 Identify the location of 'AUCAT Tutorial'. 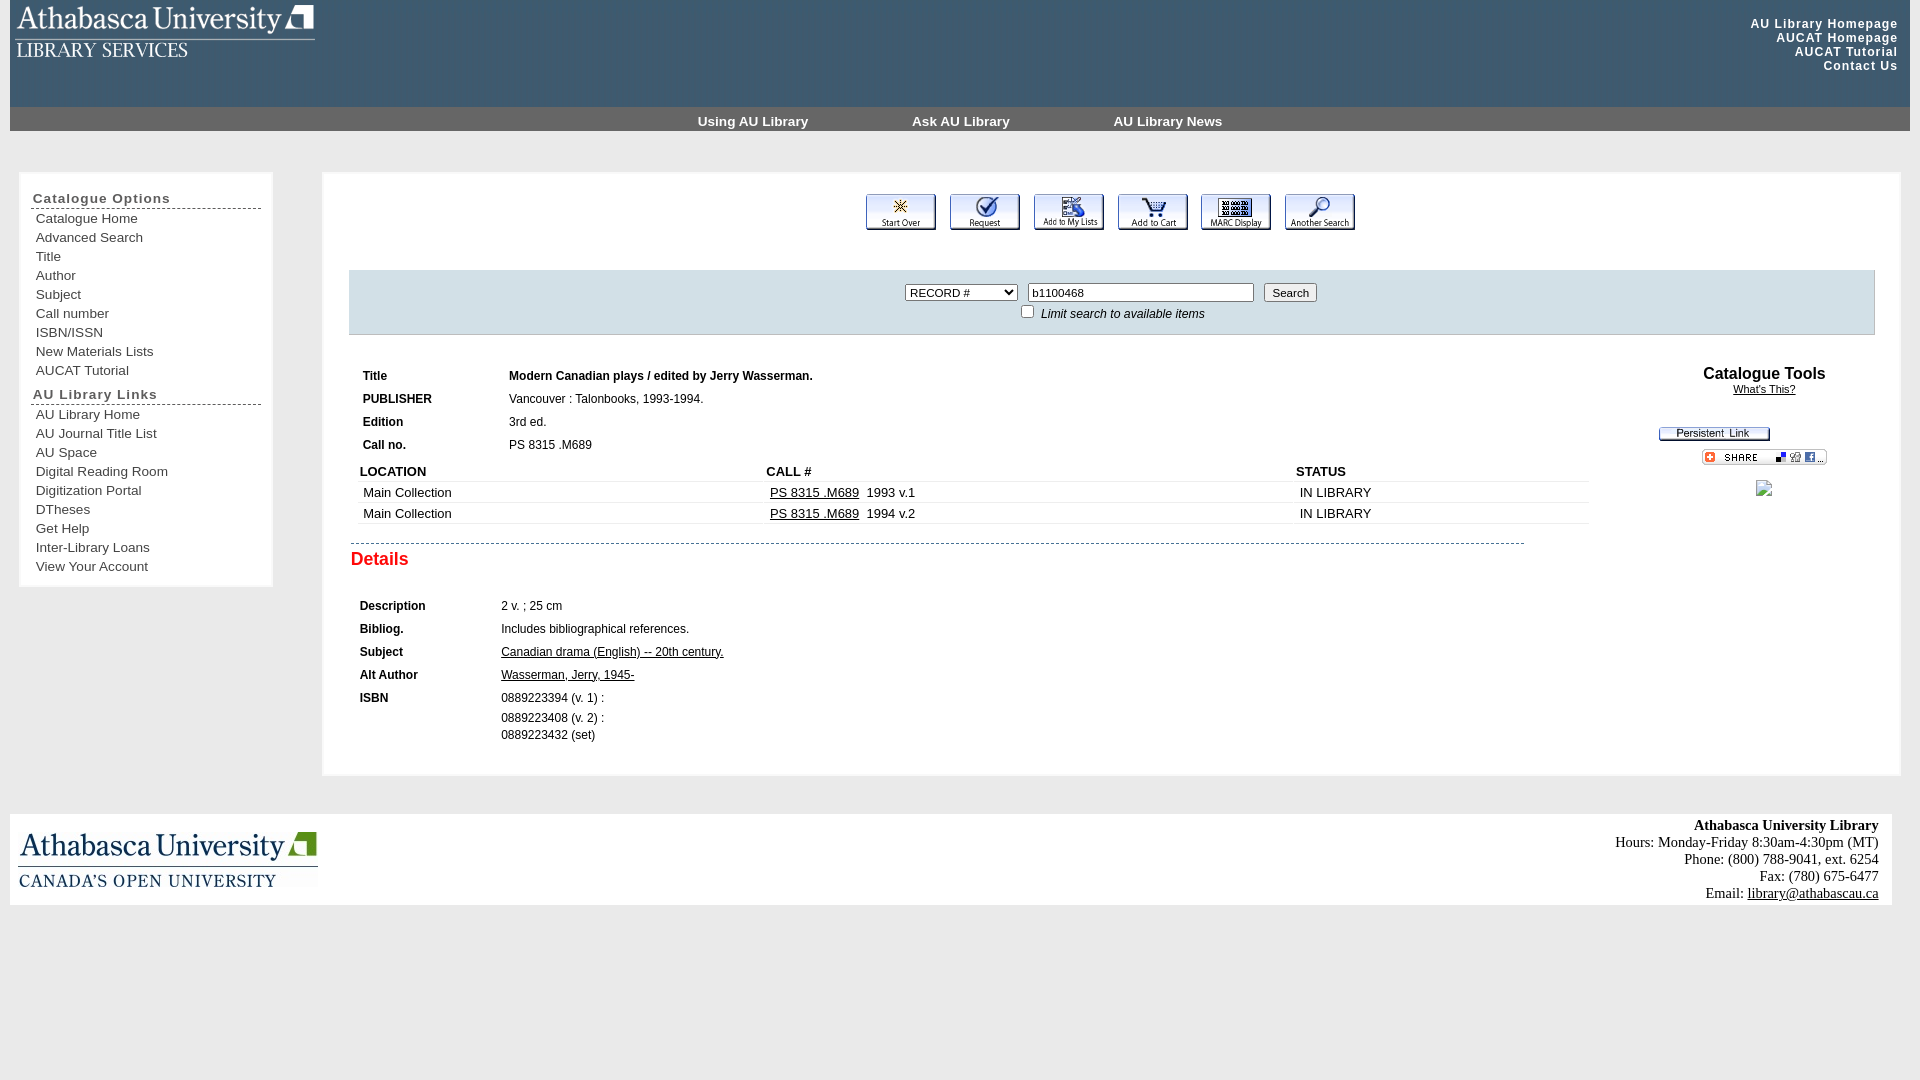
(1845, 50).